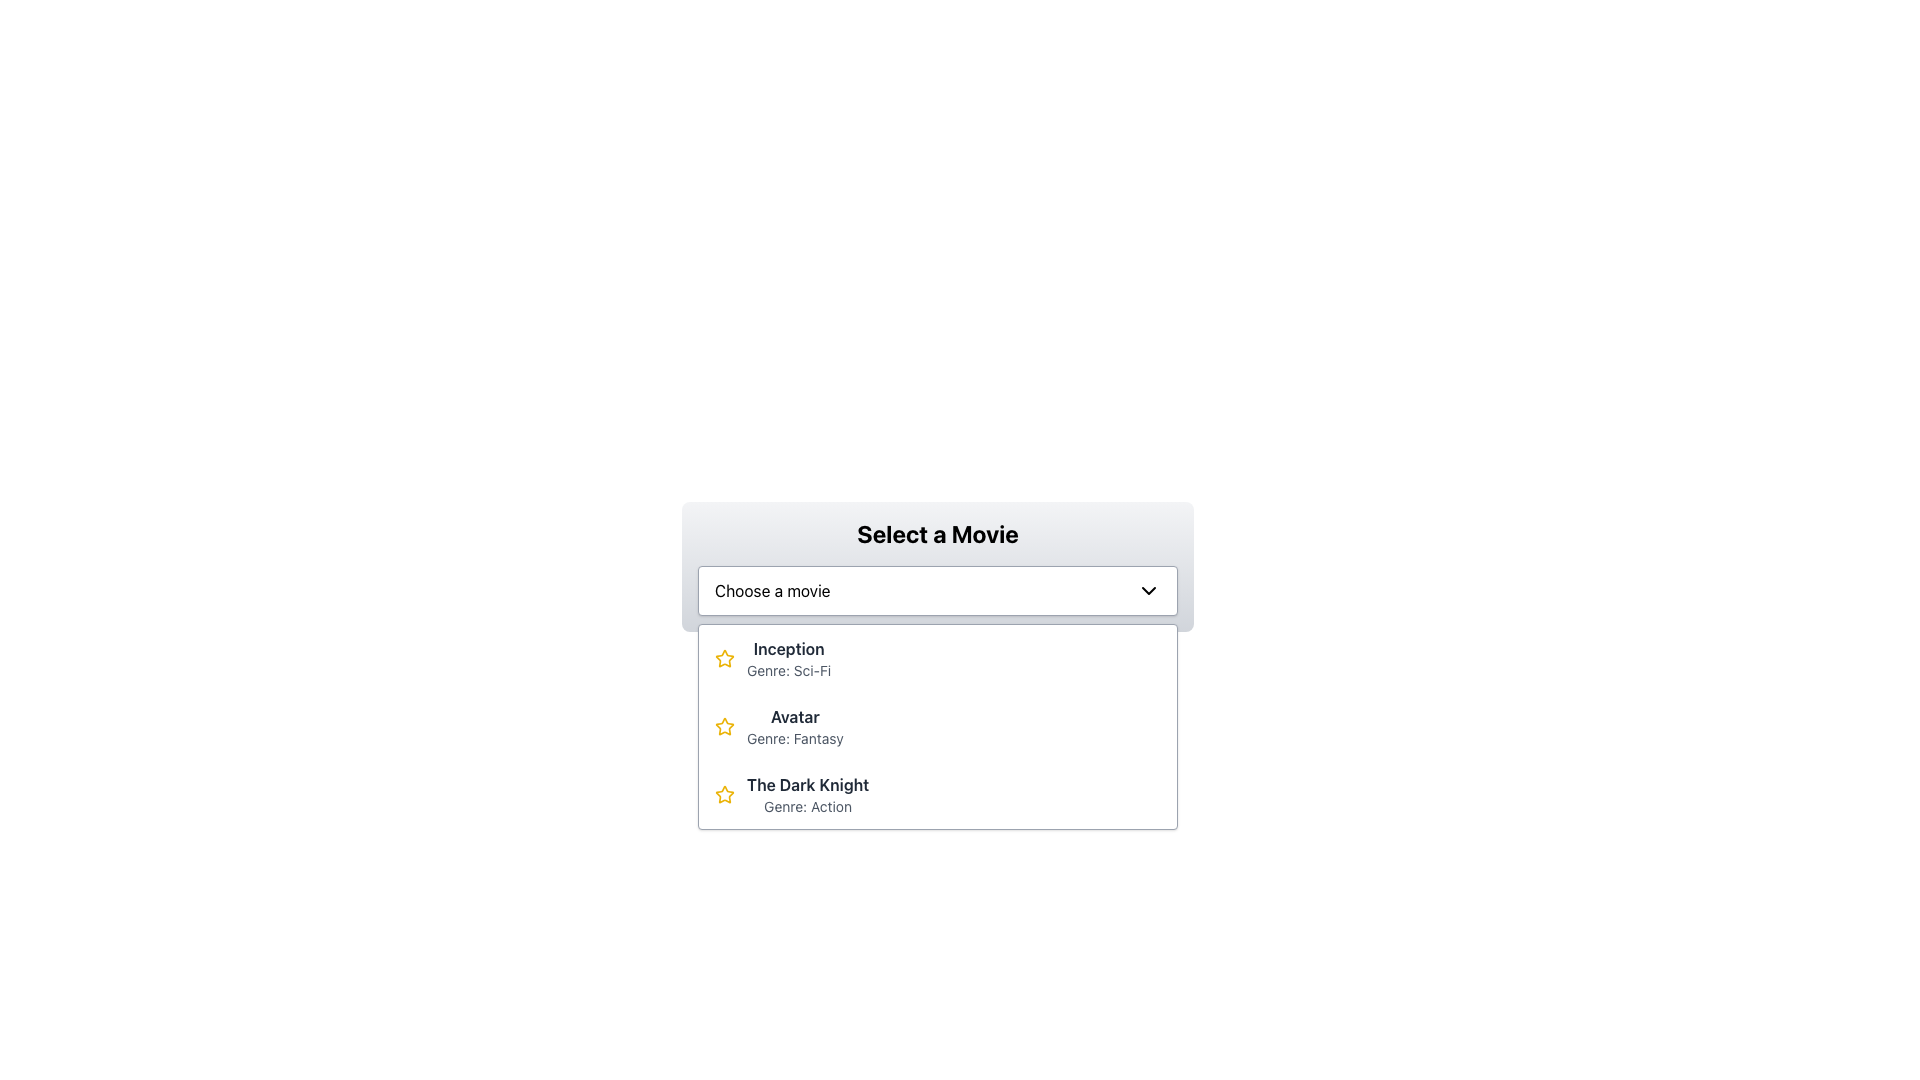  What do you see at coordinates (936, 726) in the screenshot?
I see `the interactive dropdown list item titled 'Avatar - Genre: Fantasy'` at bounding box center [936, 726].